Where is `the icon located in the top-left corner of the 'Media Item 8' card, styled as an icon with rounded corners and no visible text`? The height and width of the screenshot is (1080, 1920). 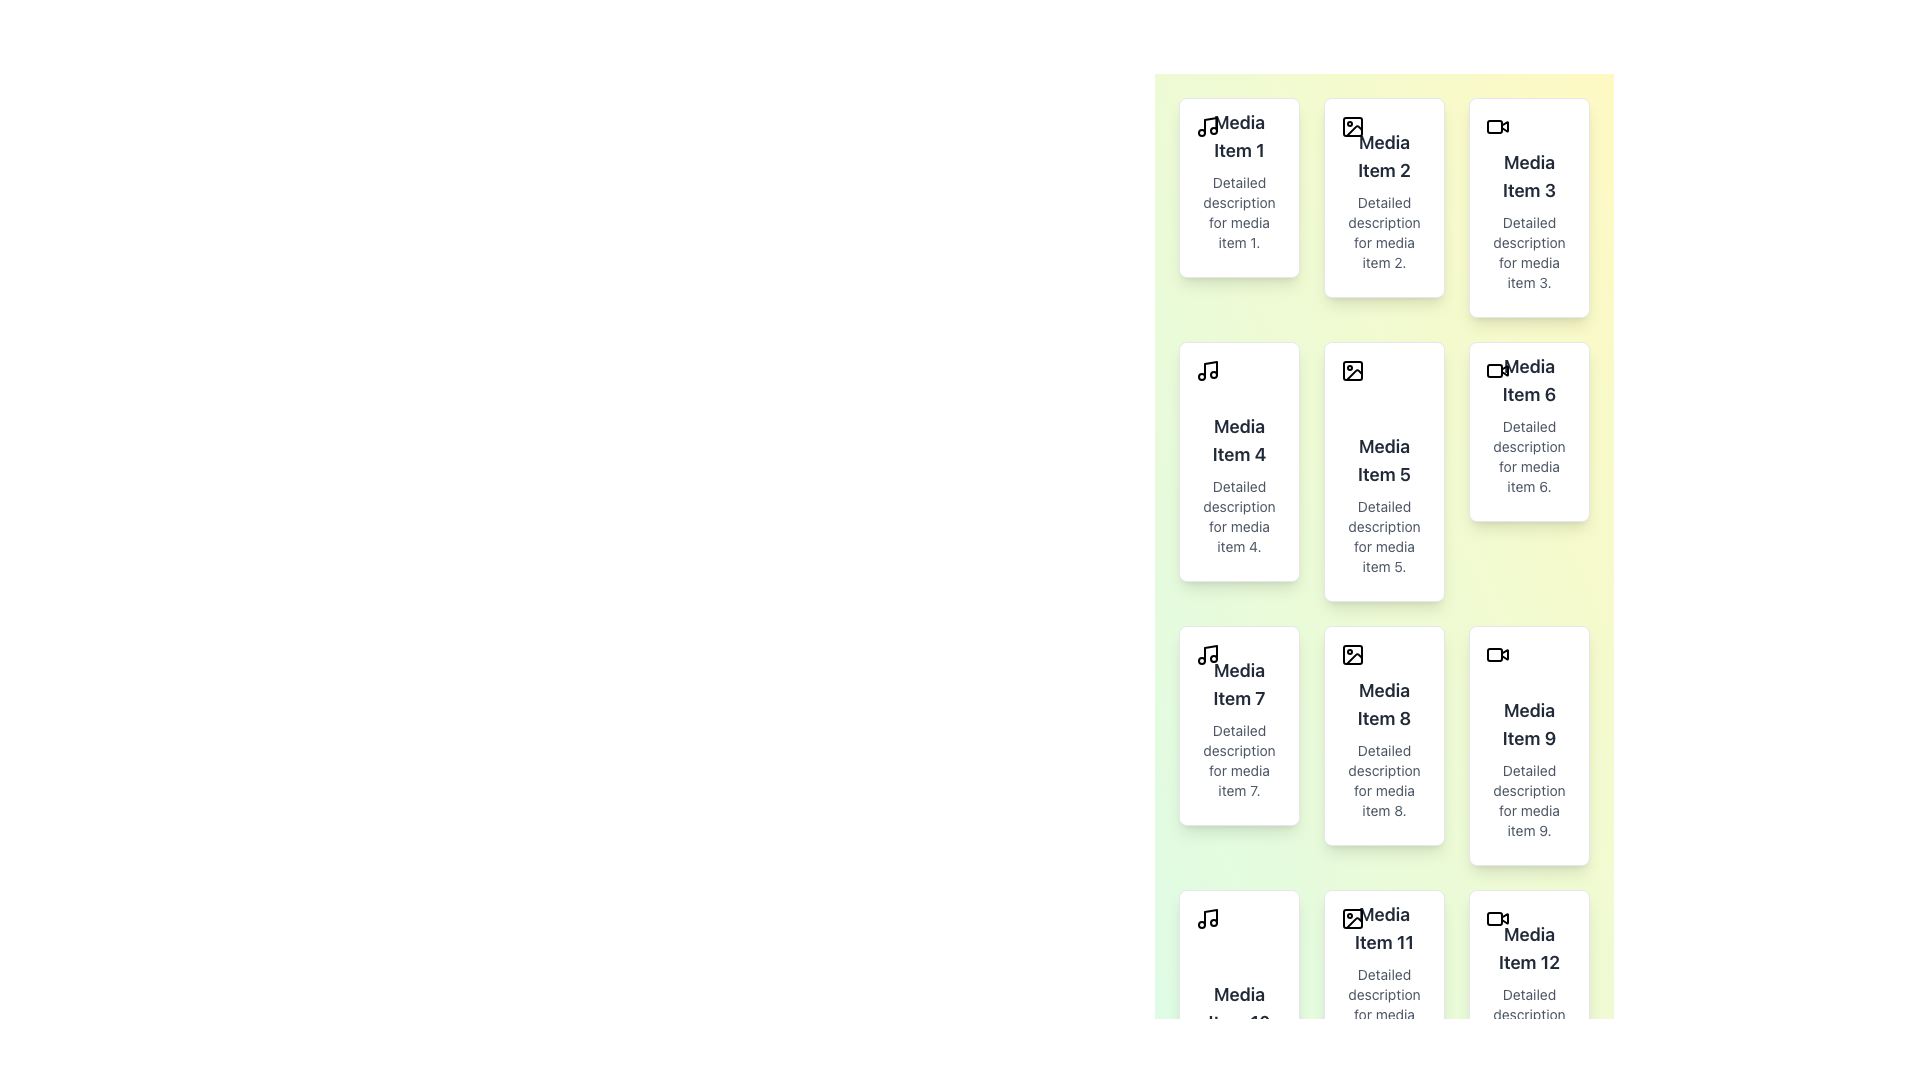
the icon located in the top-left corner of the 'Media Item 8' card, styled as an icon with rounded corners and no visible text is located at coordinates (1353, 655).